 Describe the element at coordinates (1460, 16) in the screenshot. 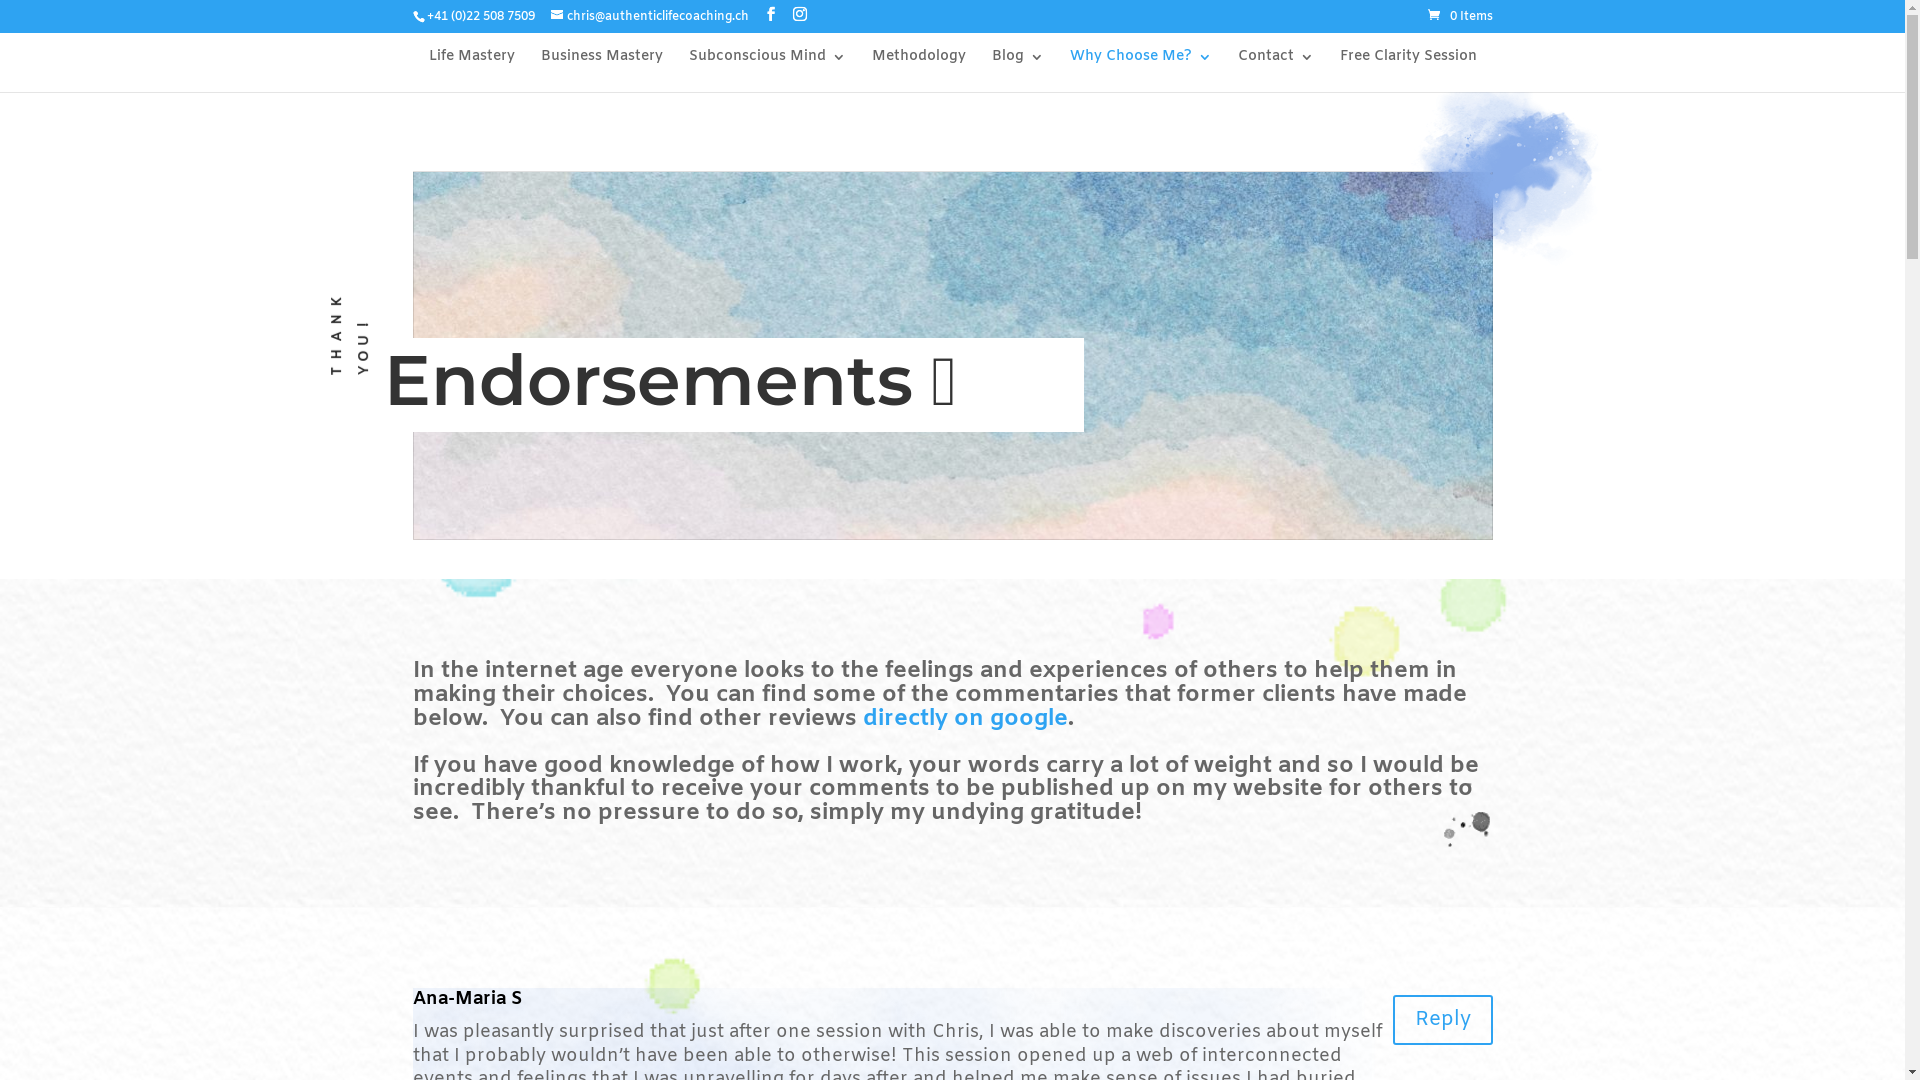

I see `'0 Items'` at that location.